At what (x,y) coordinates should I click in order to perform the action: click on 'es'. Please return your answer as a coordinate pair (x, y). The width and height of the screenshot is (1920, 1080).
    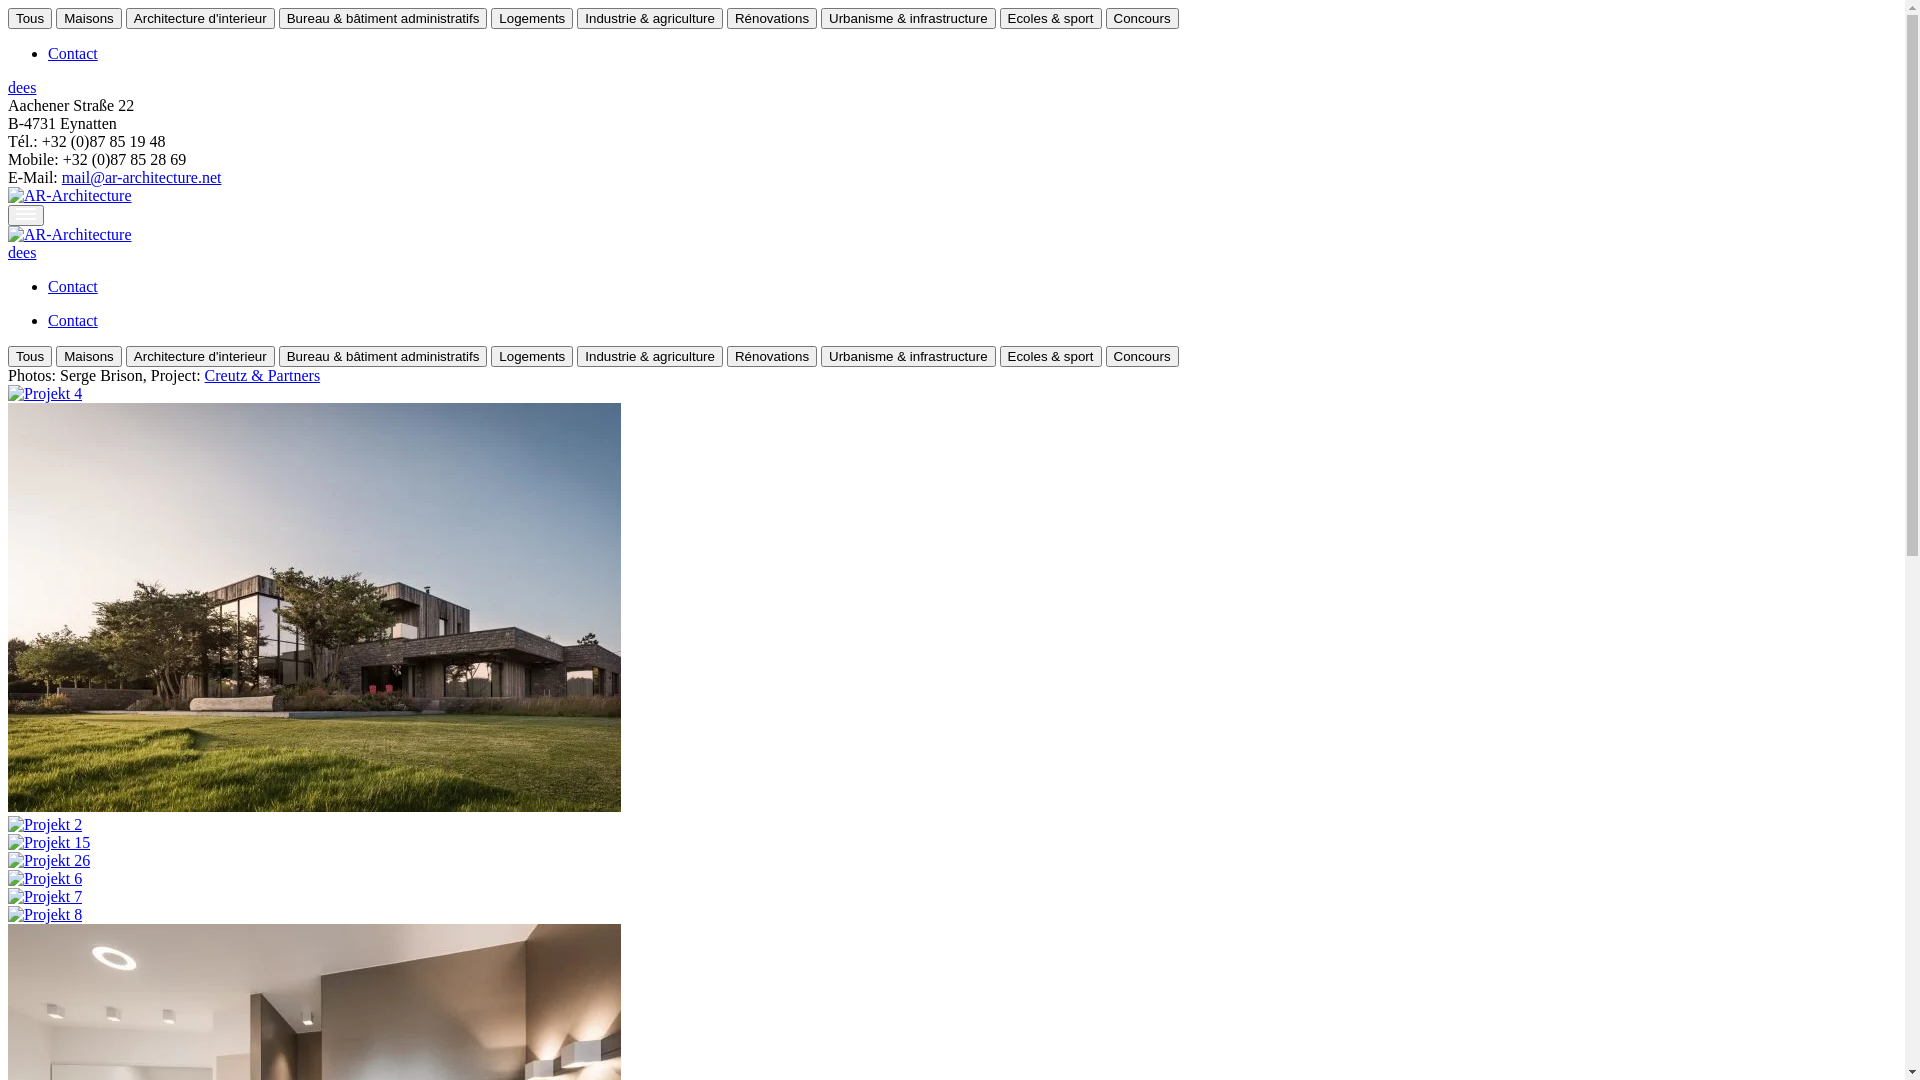
    Looking at the image, I should click on (29, 86).